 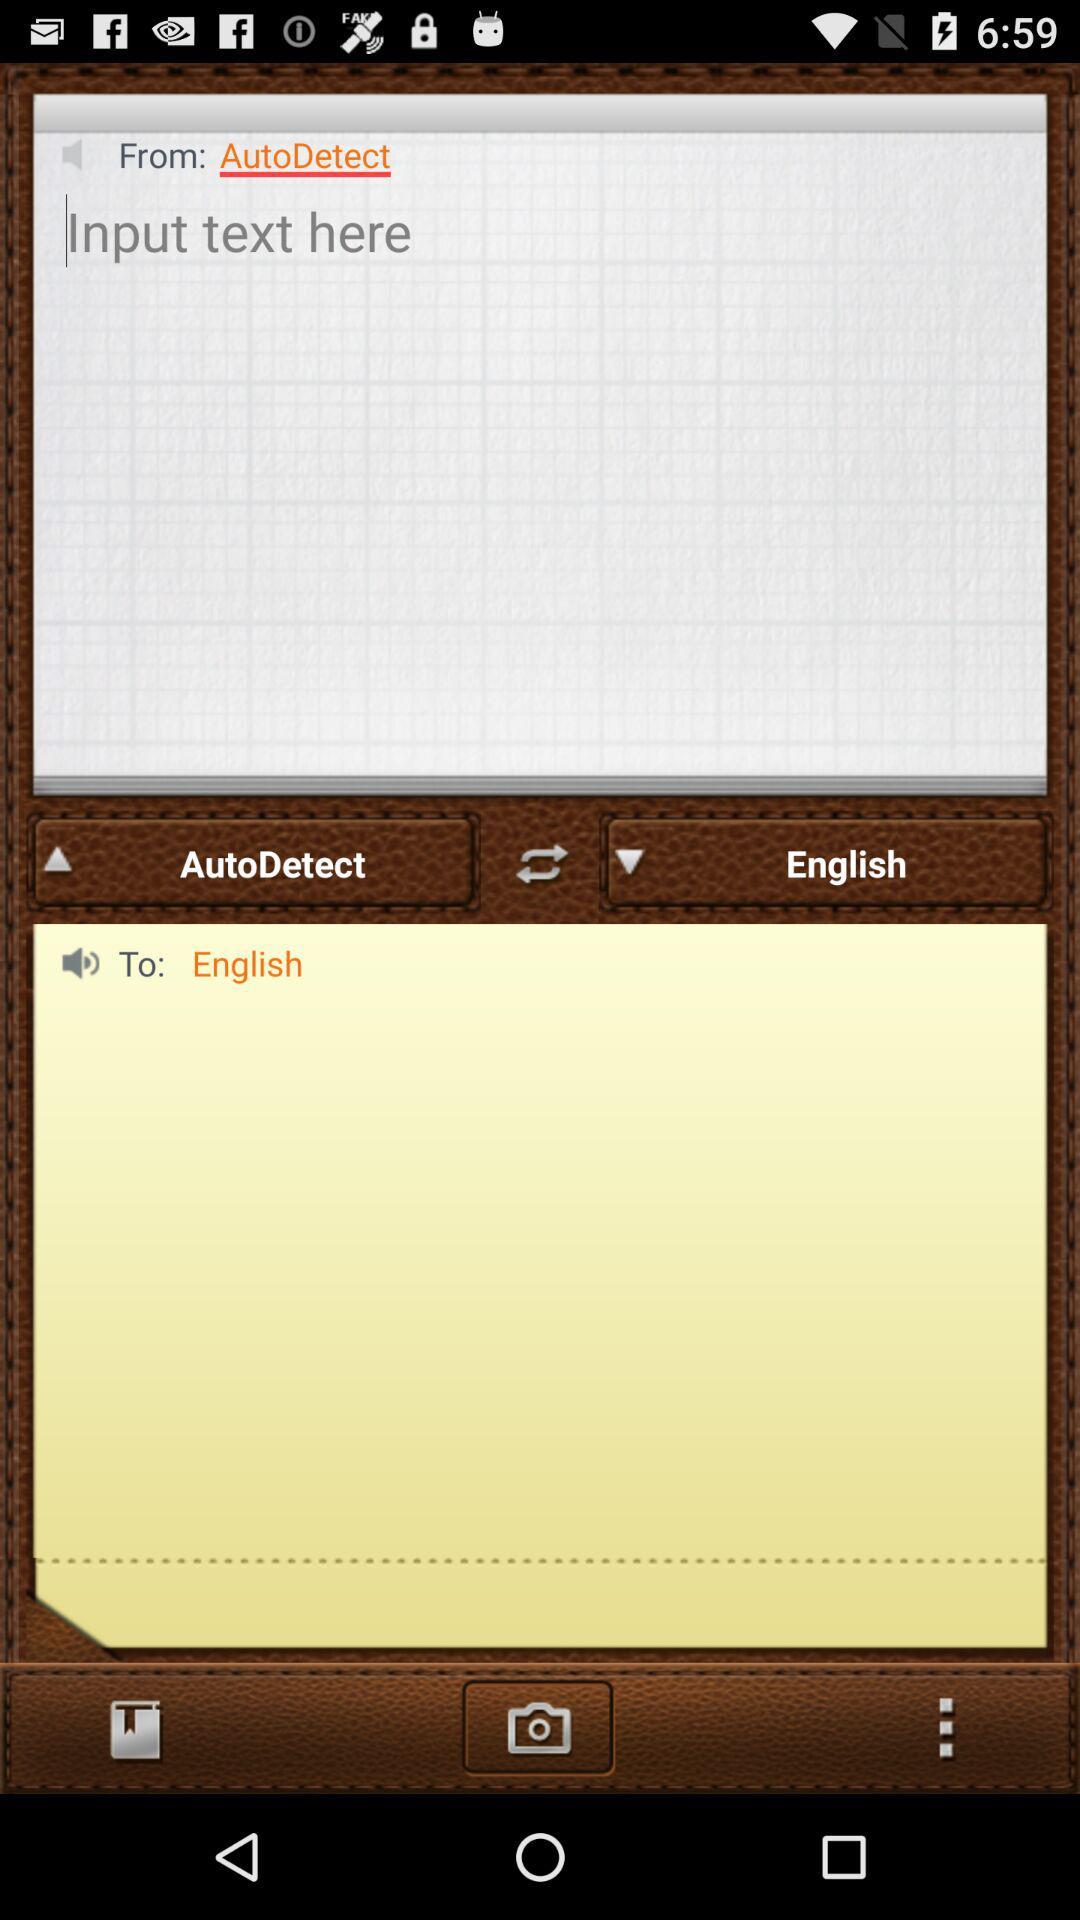 I want to click on the more icon, so click(x=945, y=1848).